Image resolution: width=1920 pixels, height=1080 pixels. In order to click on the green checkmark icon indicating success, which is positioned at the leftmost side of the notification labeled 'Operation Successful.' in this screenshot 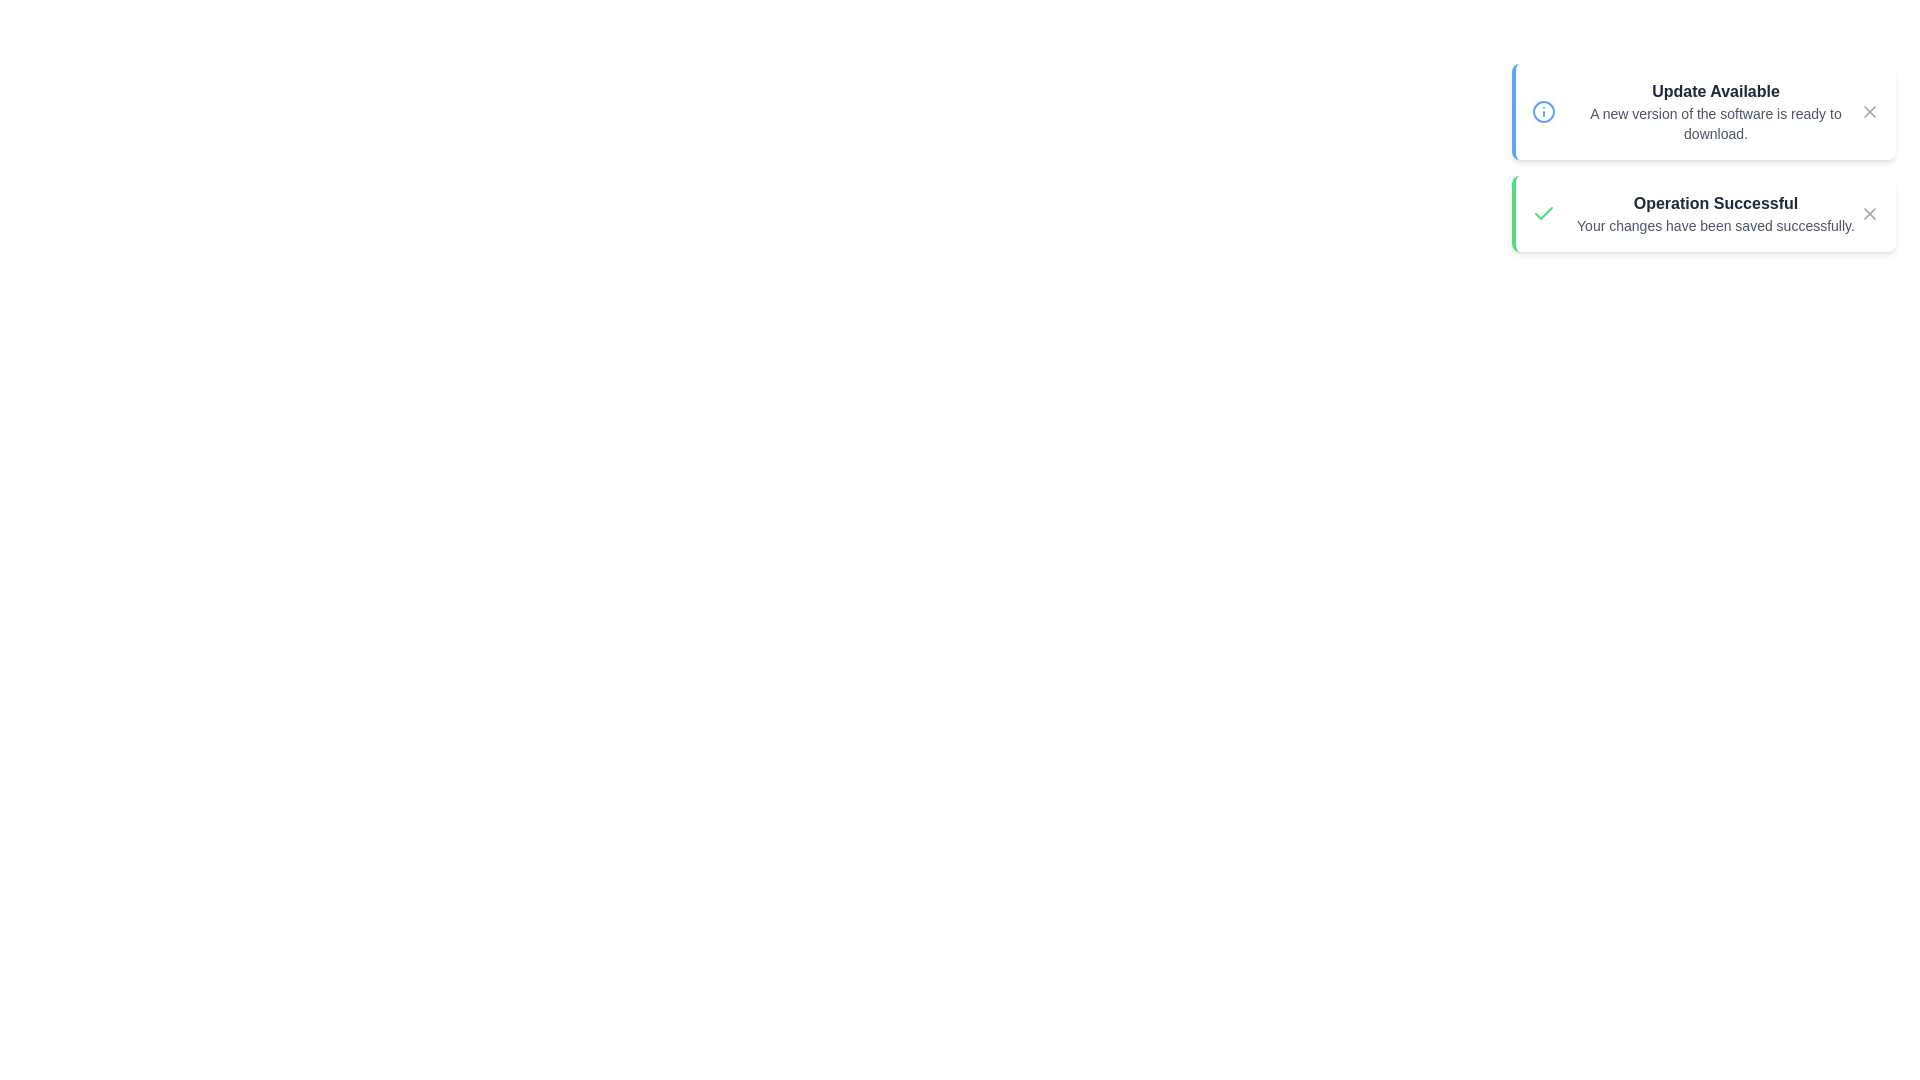, I will do `click(1543, 213)`.